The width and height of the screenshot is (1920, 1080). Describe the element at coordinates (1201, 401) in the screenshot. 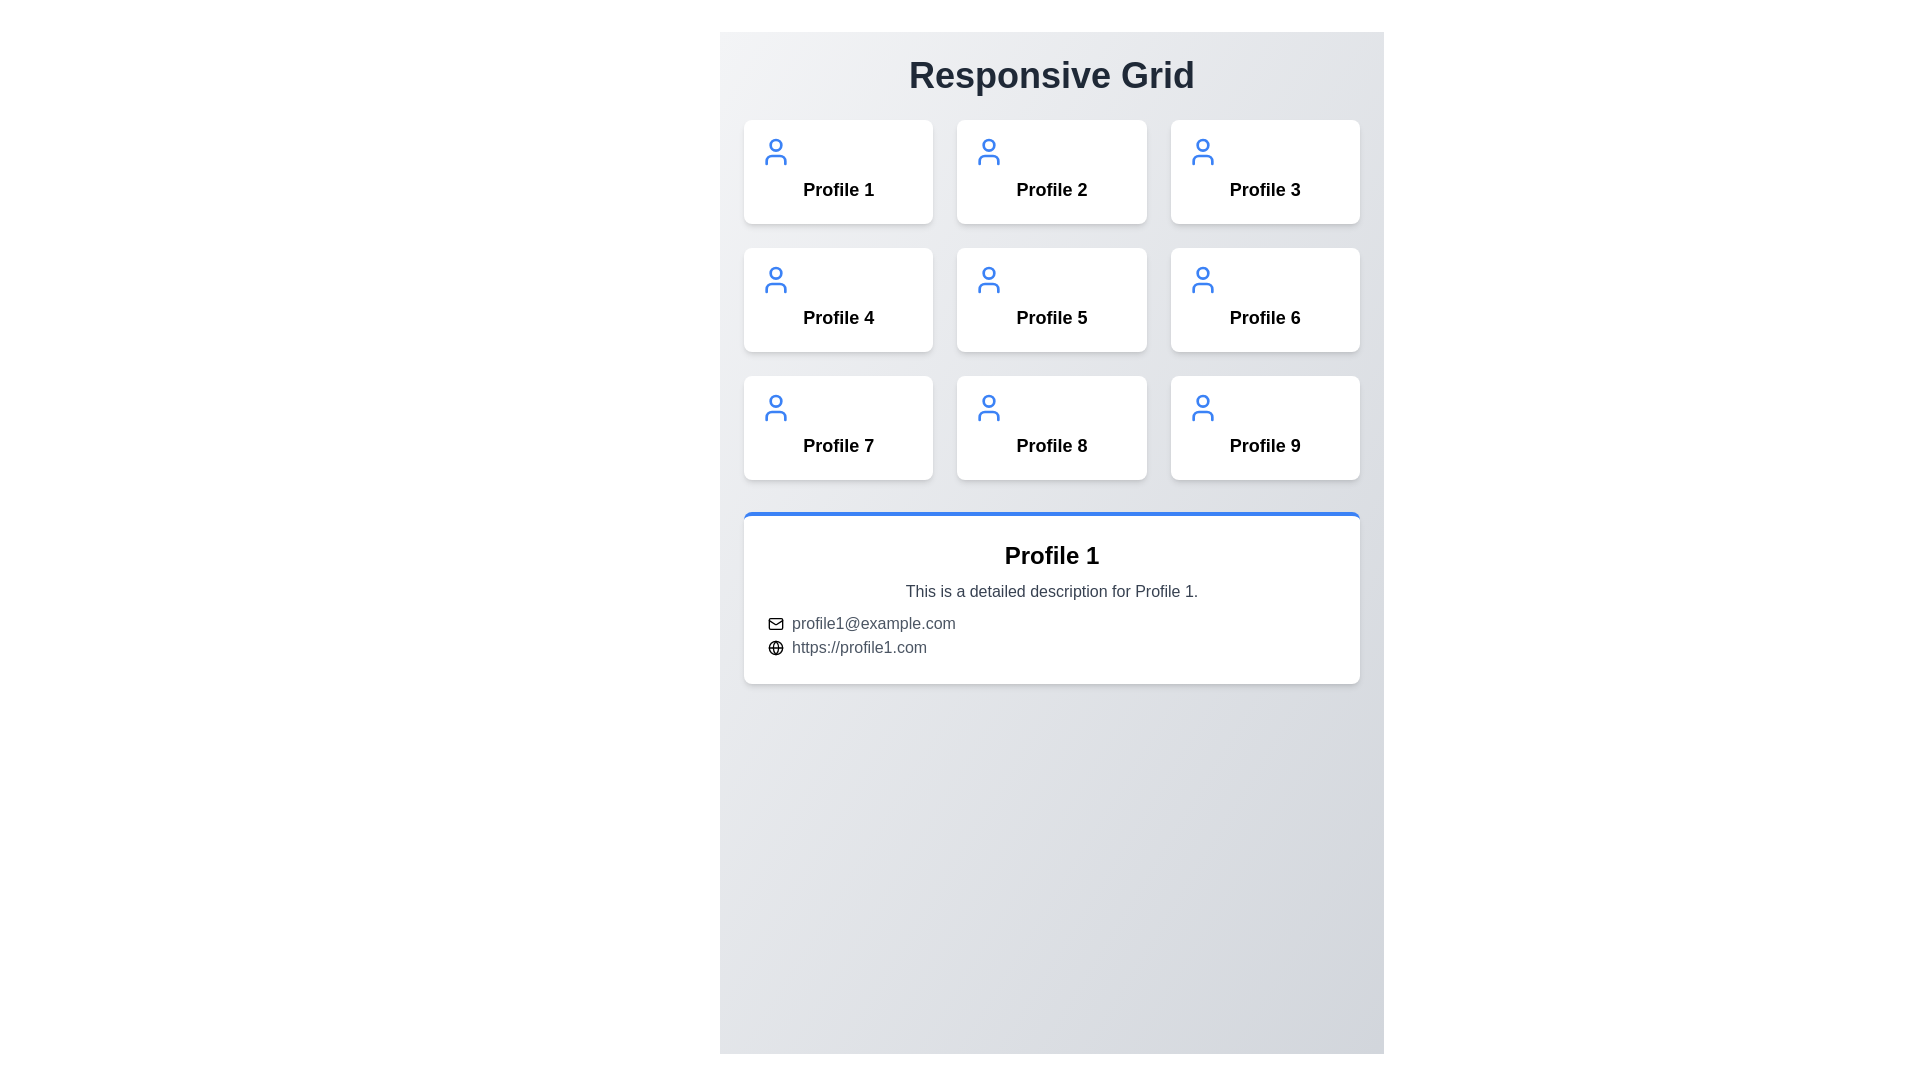

I see `the decorative SVG Circle that represents the user icon for 'Profile 9', located in the bottom-right corner of the grid` at that location.